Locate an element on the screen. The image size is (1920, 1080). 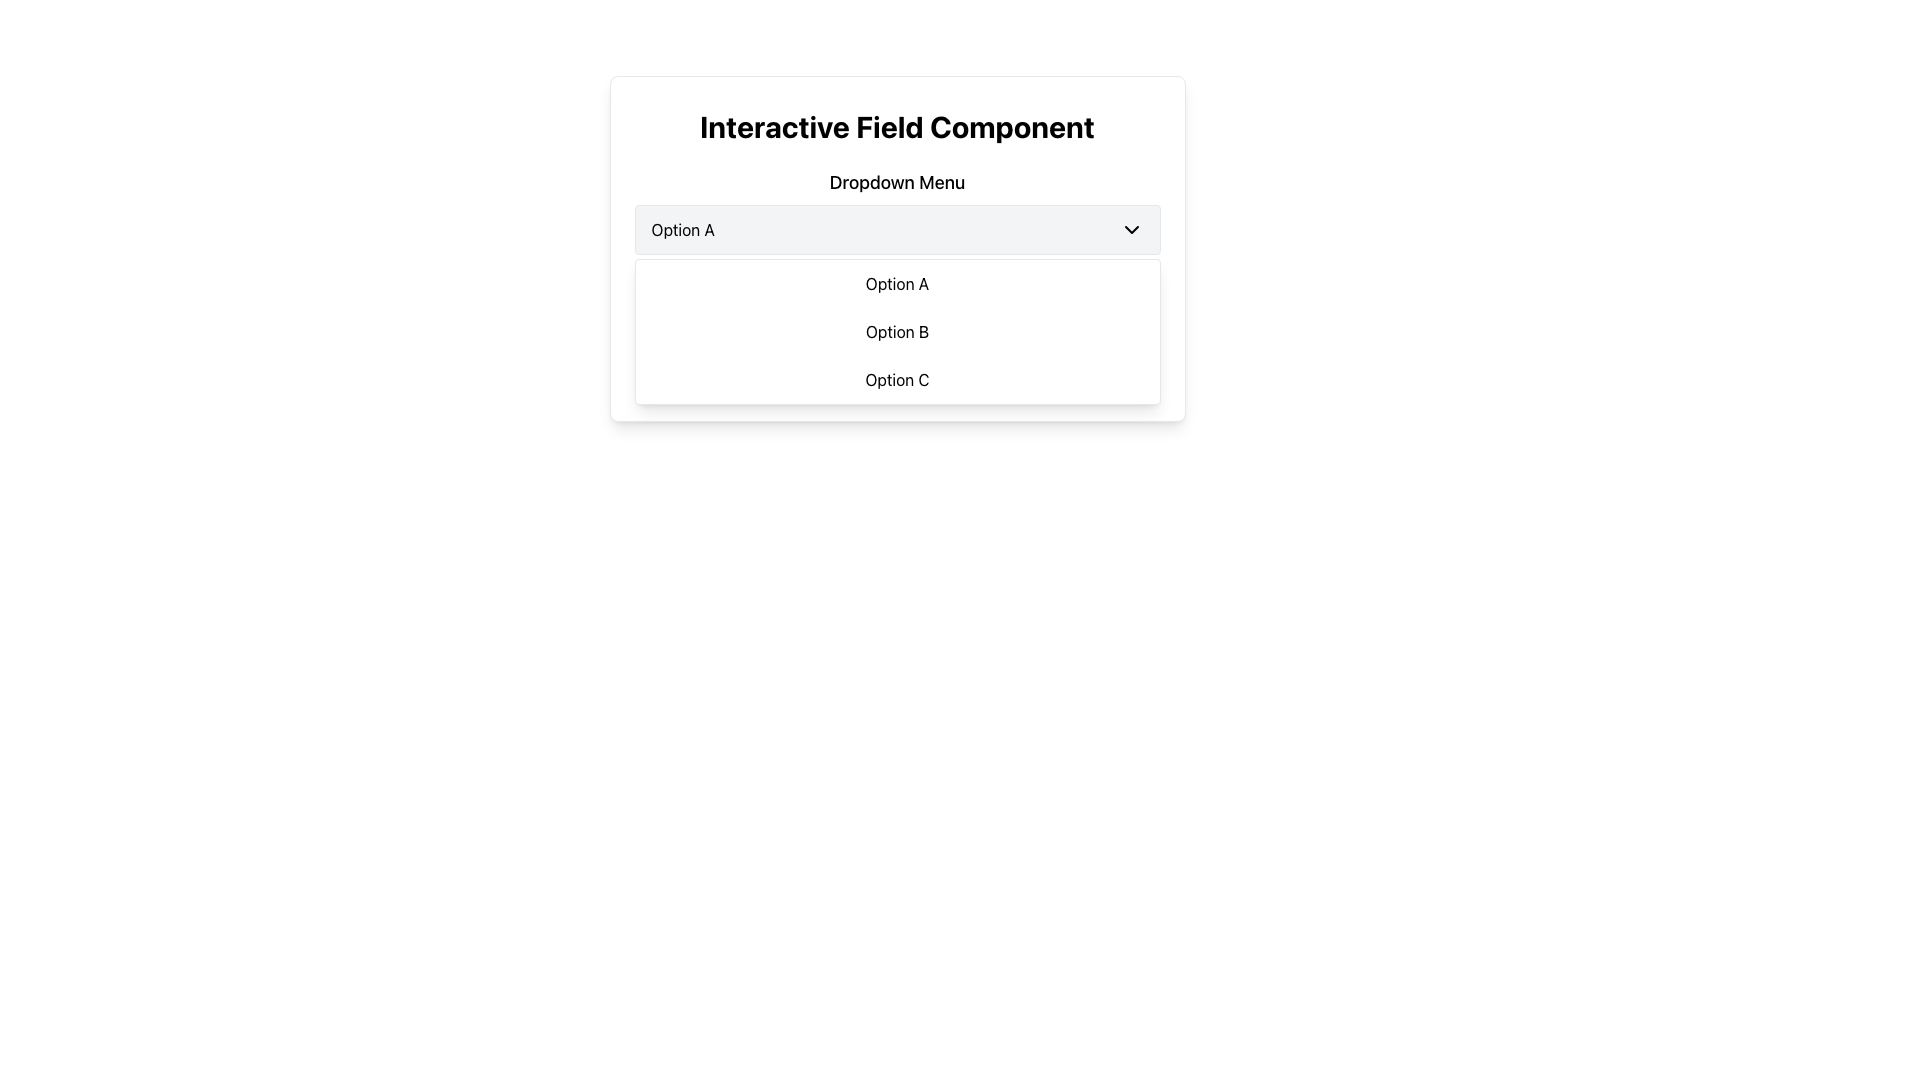
the Text label that describes and identifies the purpose of the dropdown component, which is centrally aligned above the dropdown options is located at coordinates (896, 182).